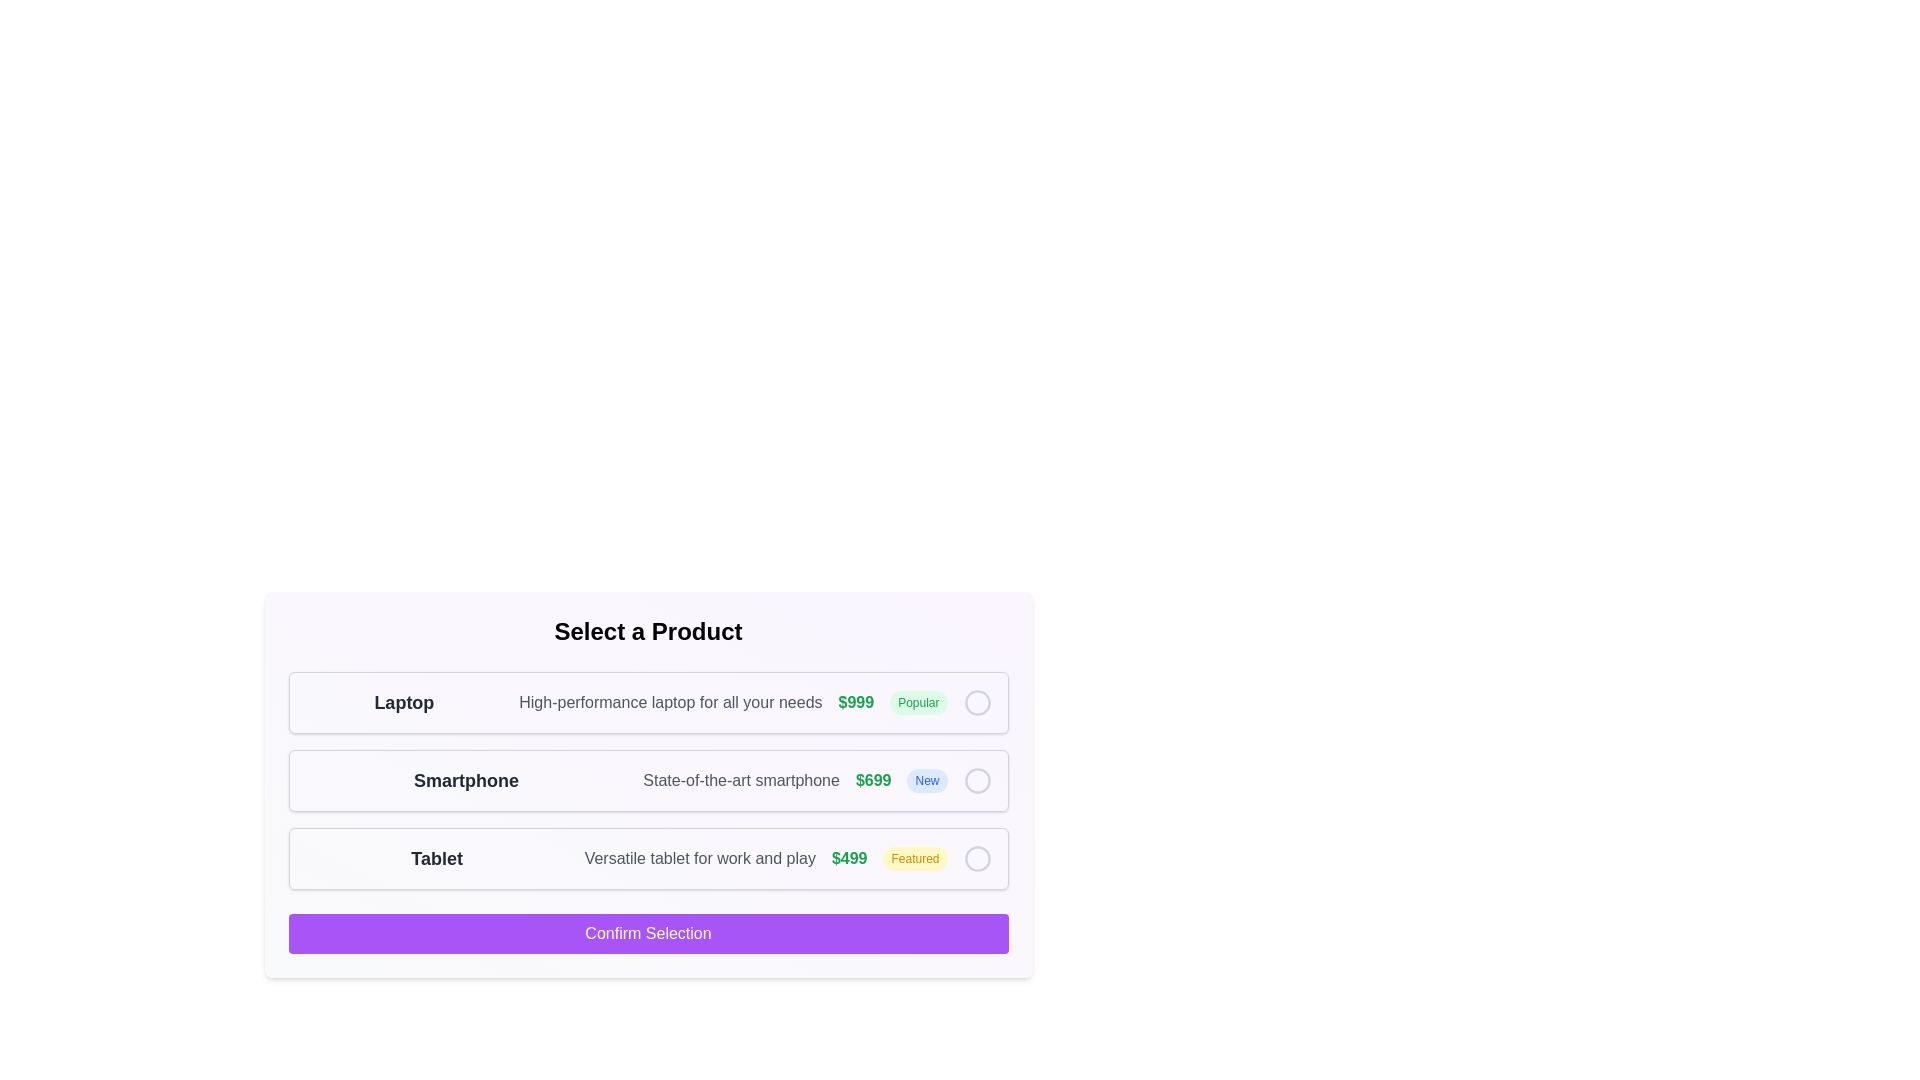  Describe the element at coordinates (403, 701) in the screenshot. I see `the 'Laptop' title text label located in the first product card, which is positioned to the left of the product description and price` at that location.